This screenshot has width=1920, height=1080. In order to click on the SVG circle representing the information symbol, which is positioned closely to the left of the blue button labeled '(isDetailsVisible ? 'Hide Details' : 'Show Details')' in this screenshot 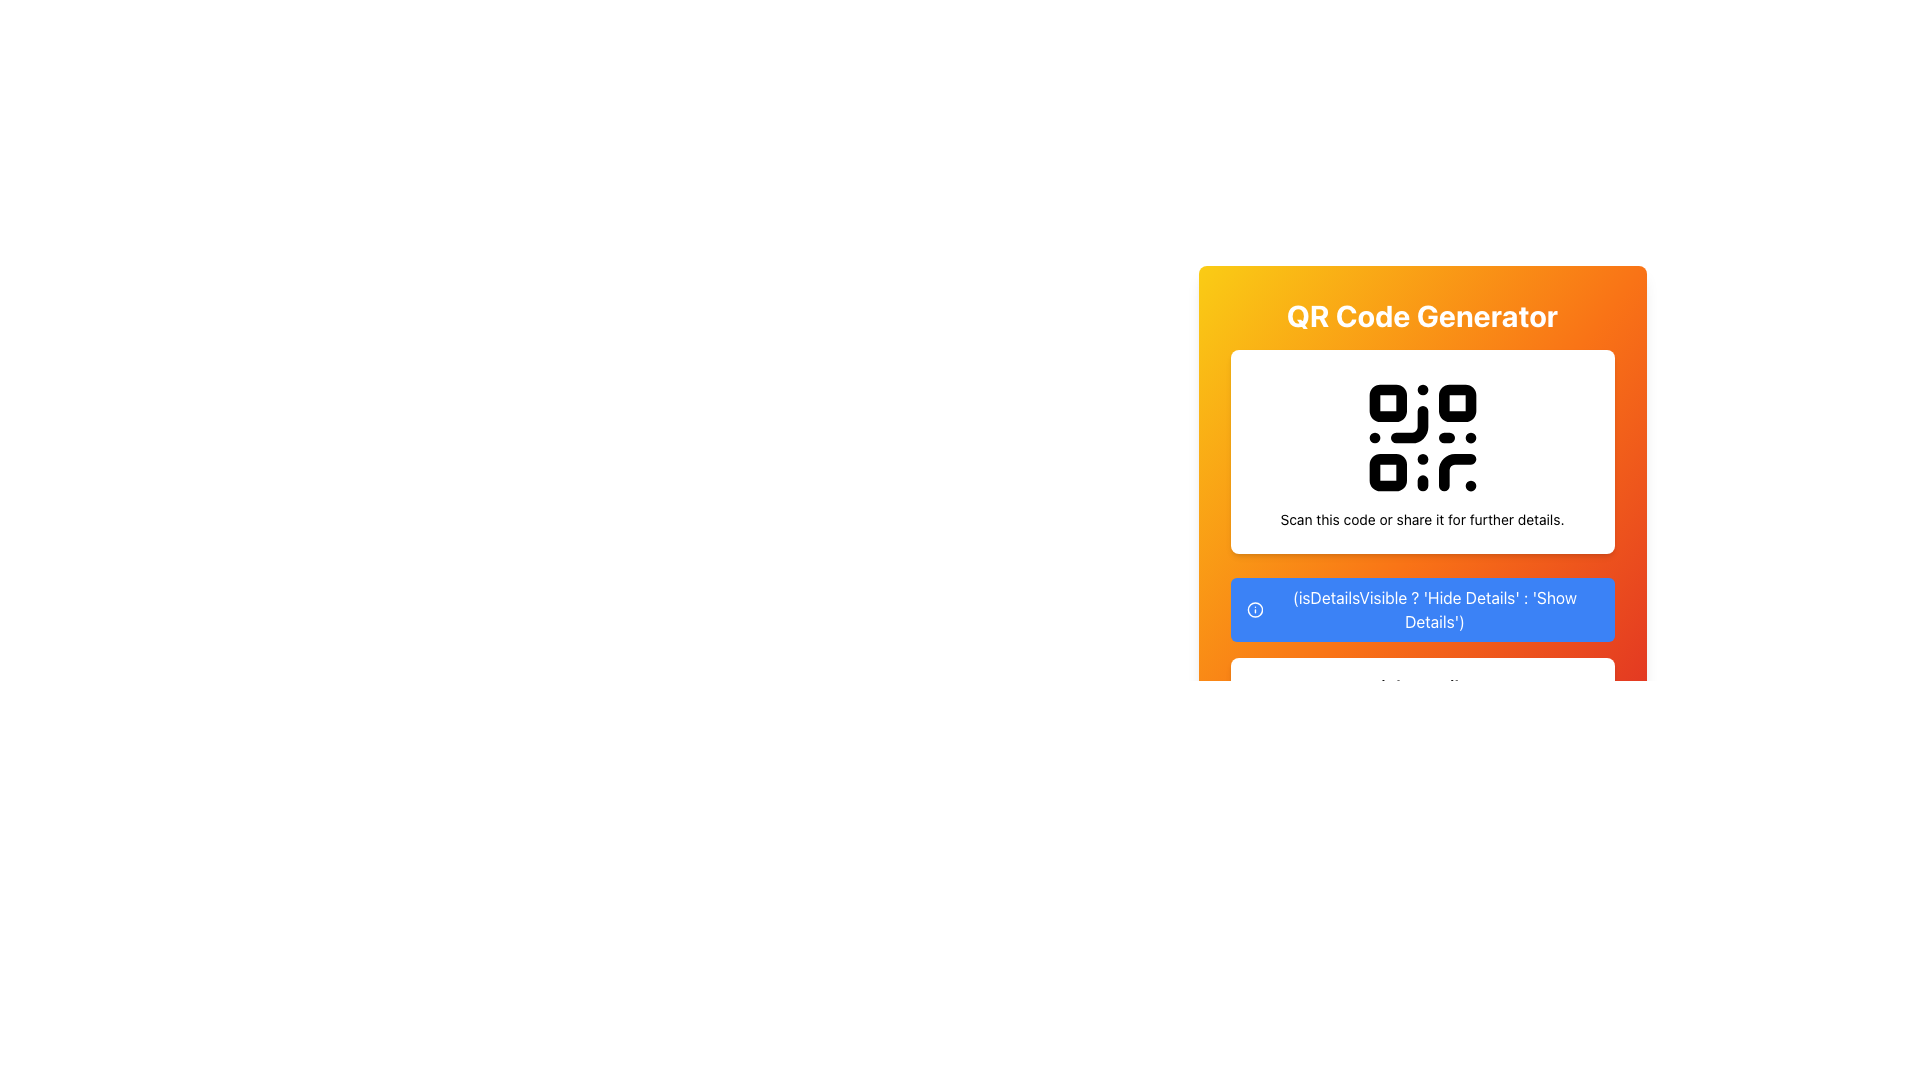, I will do `click(1253, 608)`.